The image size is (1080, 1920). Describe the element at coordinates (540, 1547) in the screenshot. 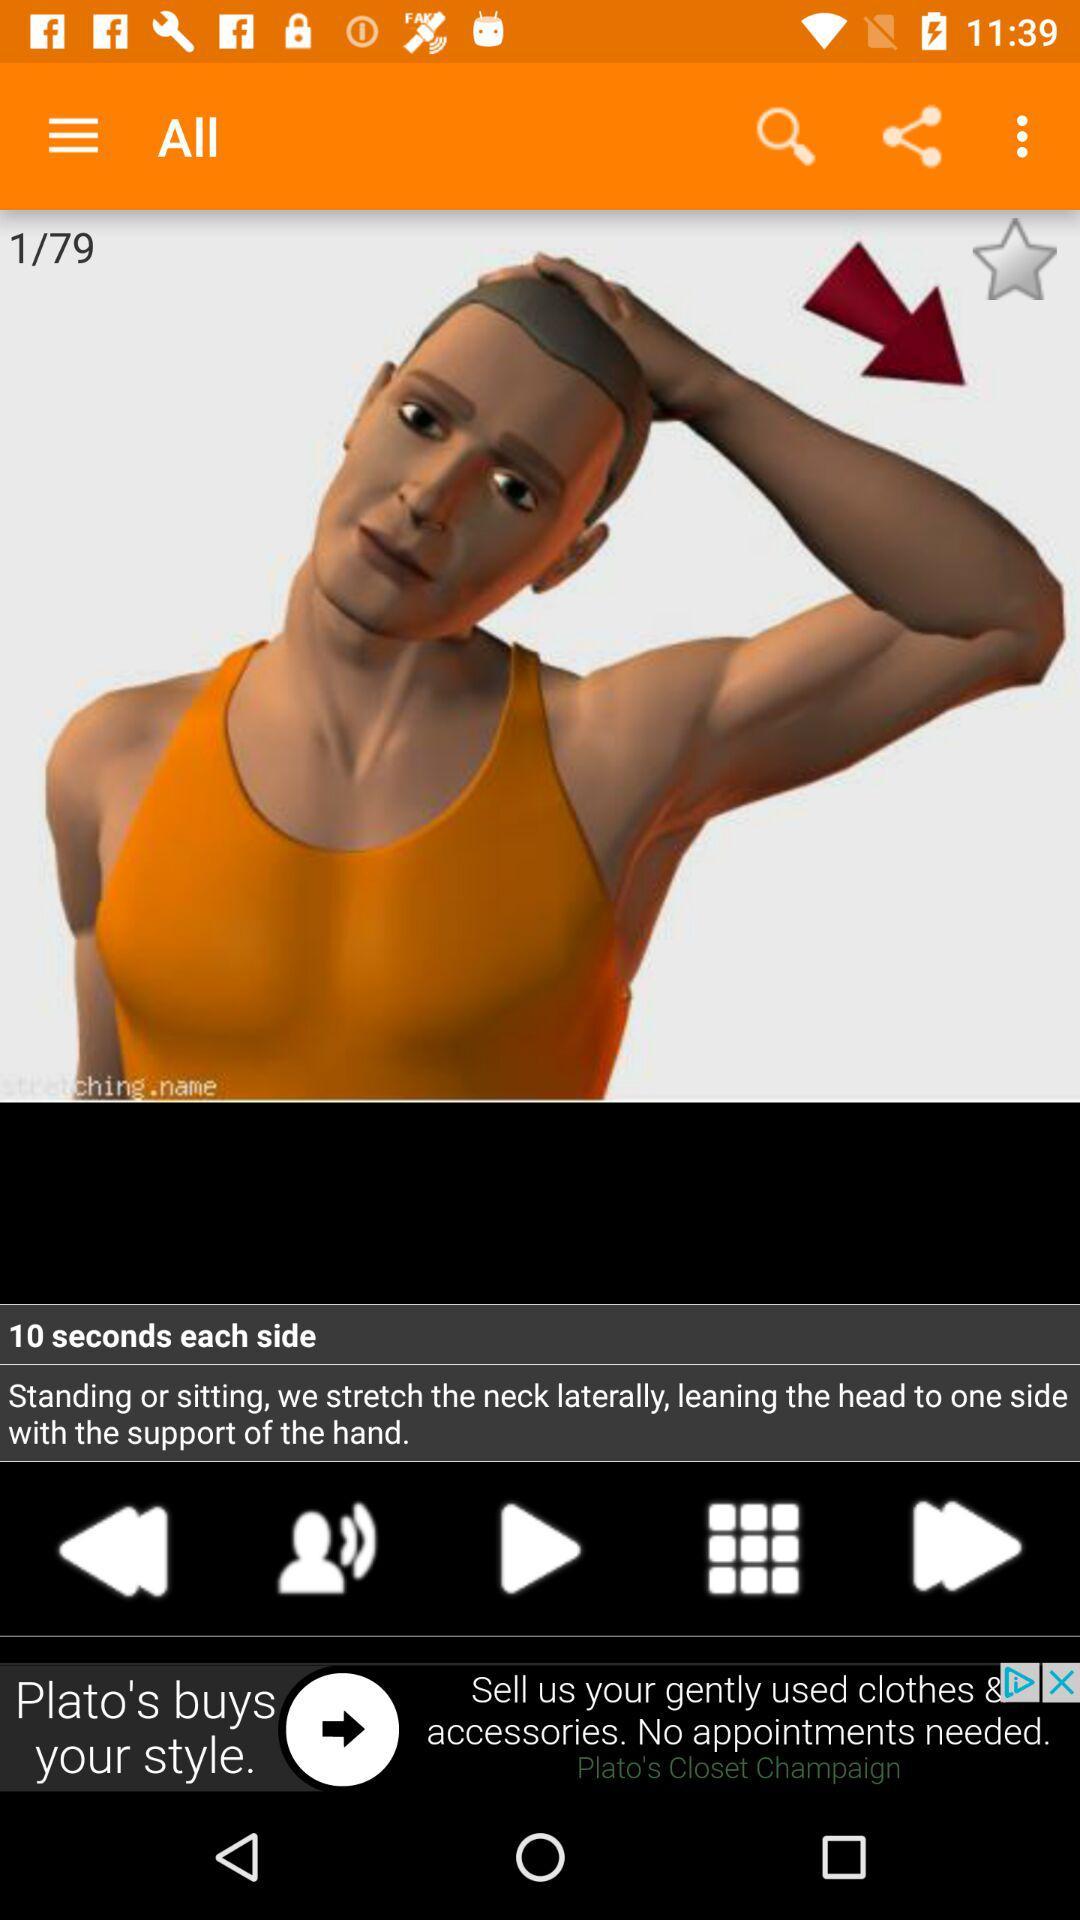

I see `play` at that location.